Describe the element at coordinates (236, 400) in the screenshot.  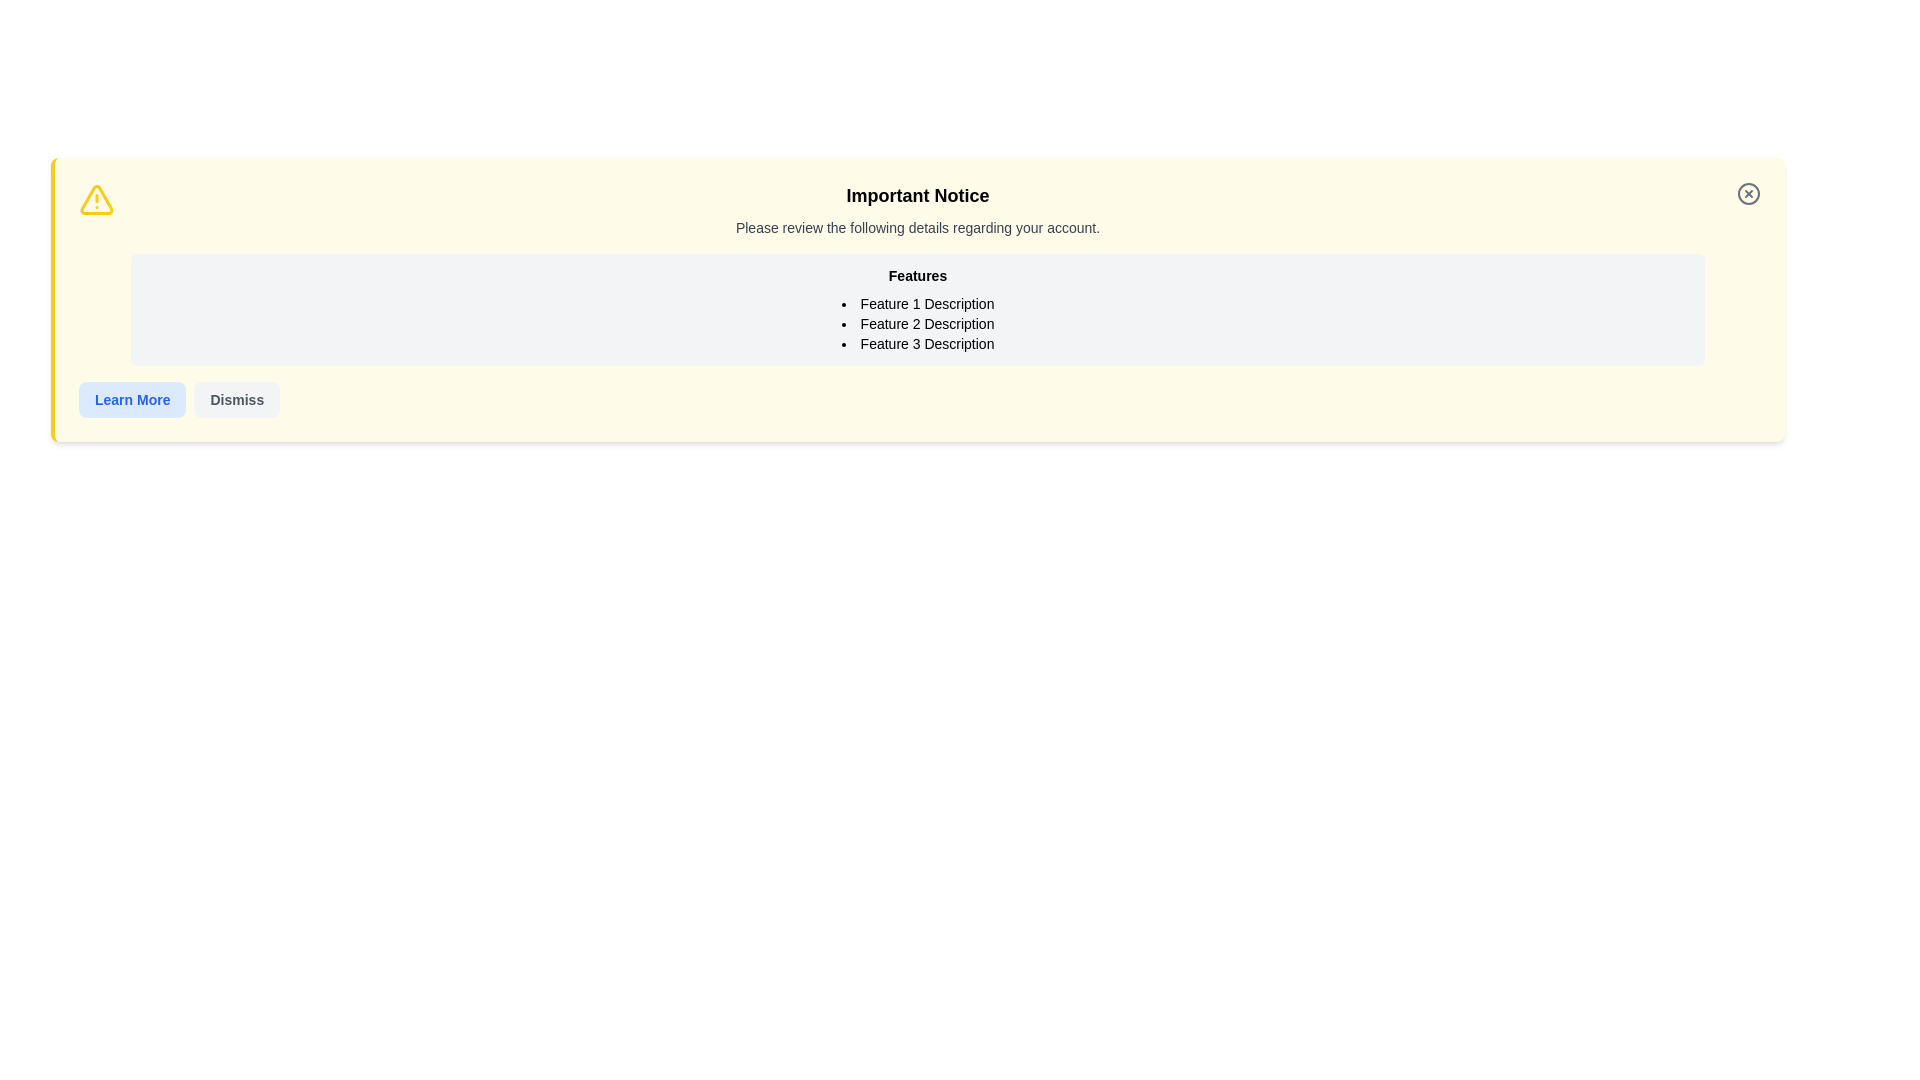
I see `the dismiss button located at the bottom of the notification box, which is the second button in the sequence` at that location.